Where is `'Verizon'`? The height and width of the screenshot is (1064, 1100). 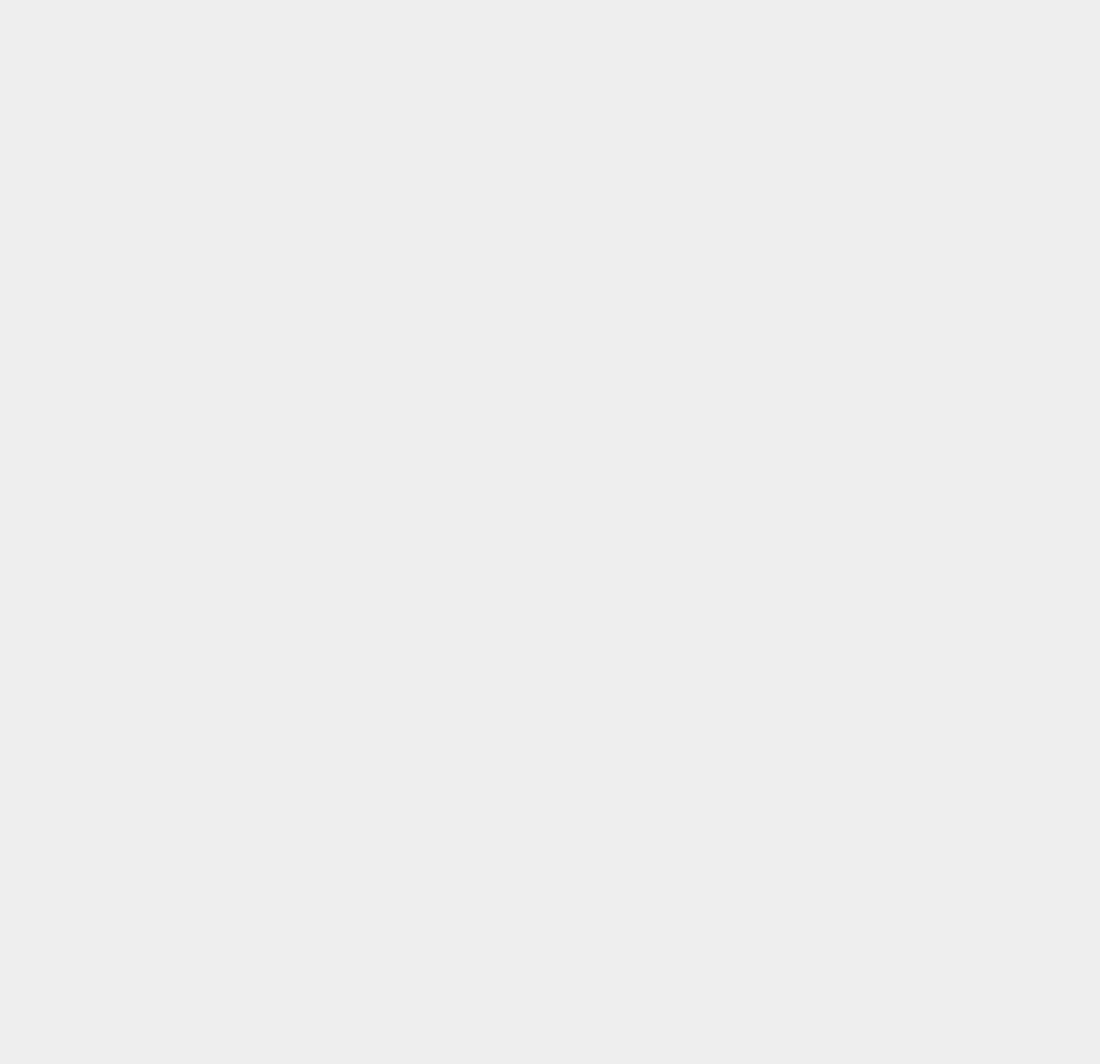
'Verizon' is located at coordinates (778, 674).